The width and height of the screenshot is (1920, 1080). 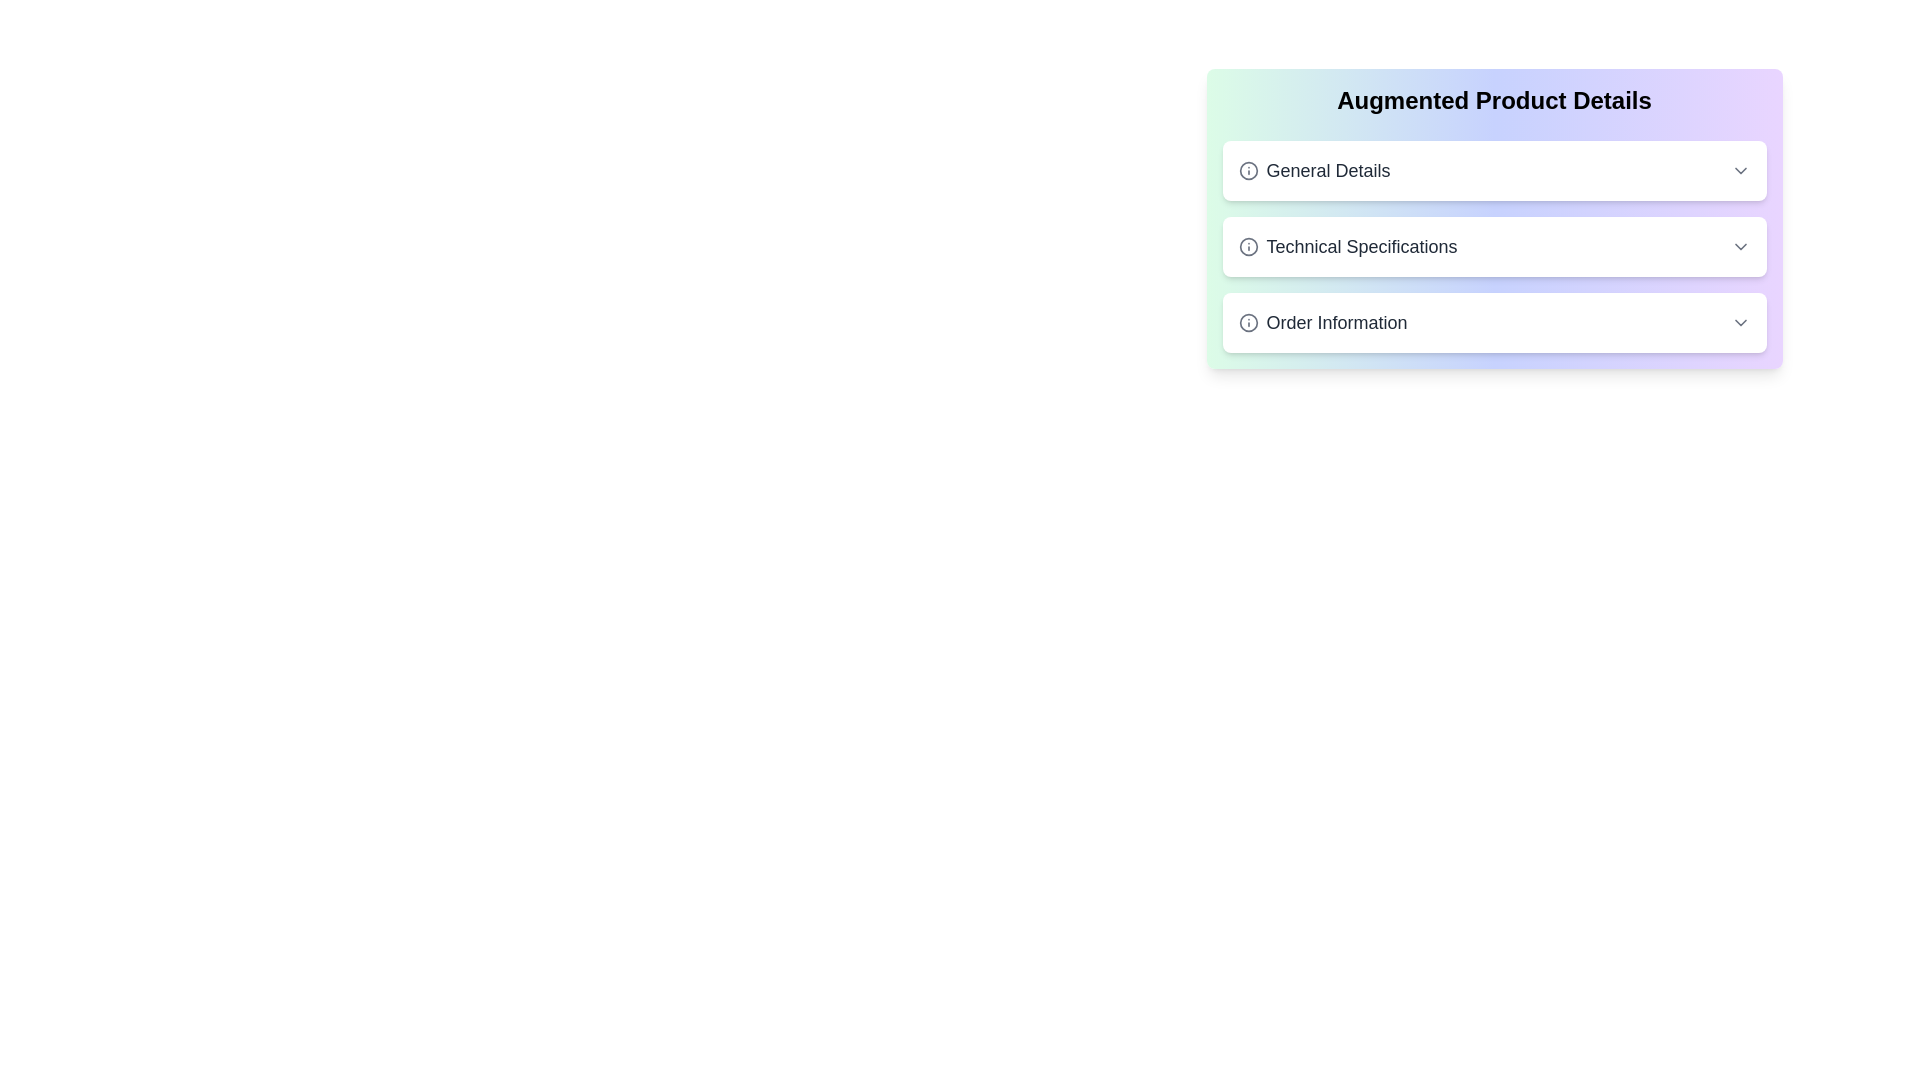 I want to click on the 'Order Information' collapsible section item, which is a white, rounded rectangular section with a shadow, located between the 'Technical Specifications' section and other elements, so click(x=1494, y=322).